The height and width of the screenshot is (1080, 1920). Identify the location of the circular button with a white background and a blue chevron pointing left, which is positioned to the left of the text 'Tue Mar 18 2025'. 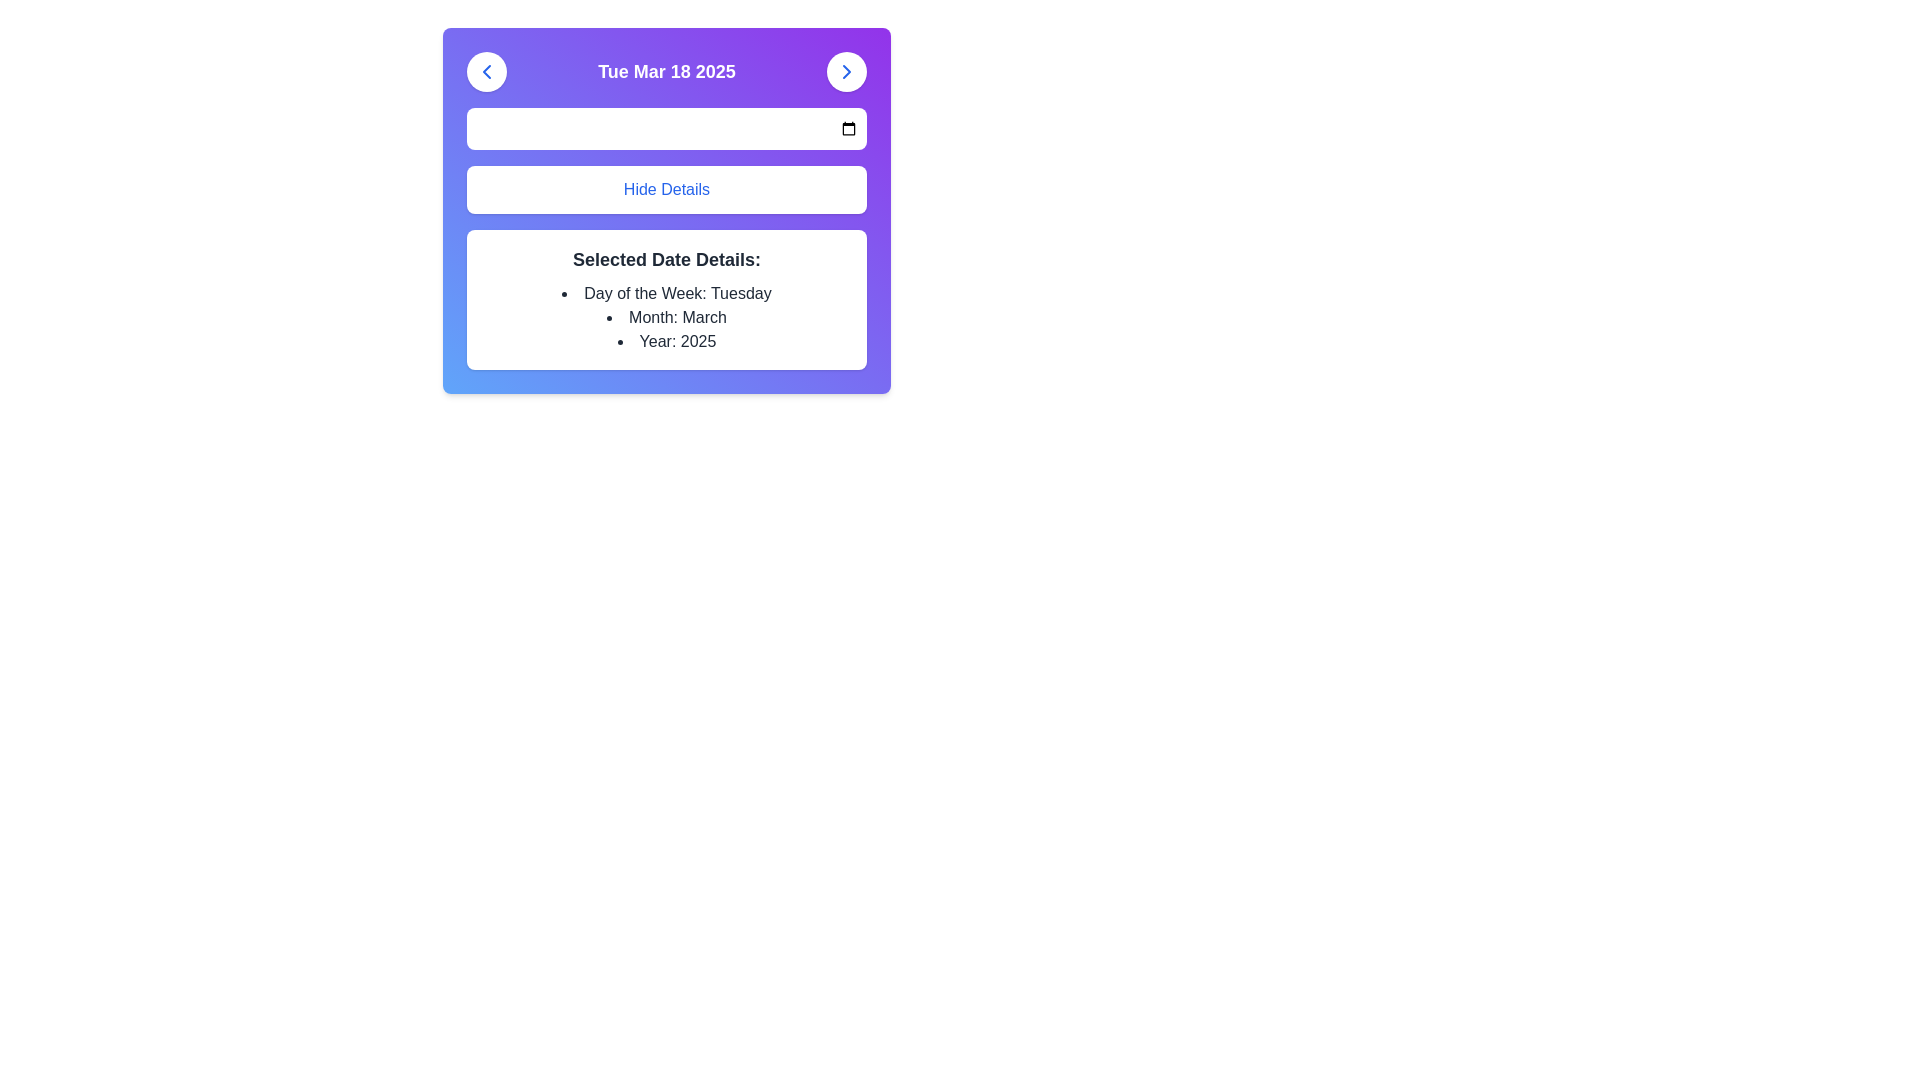
(486, 71).